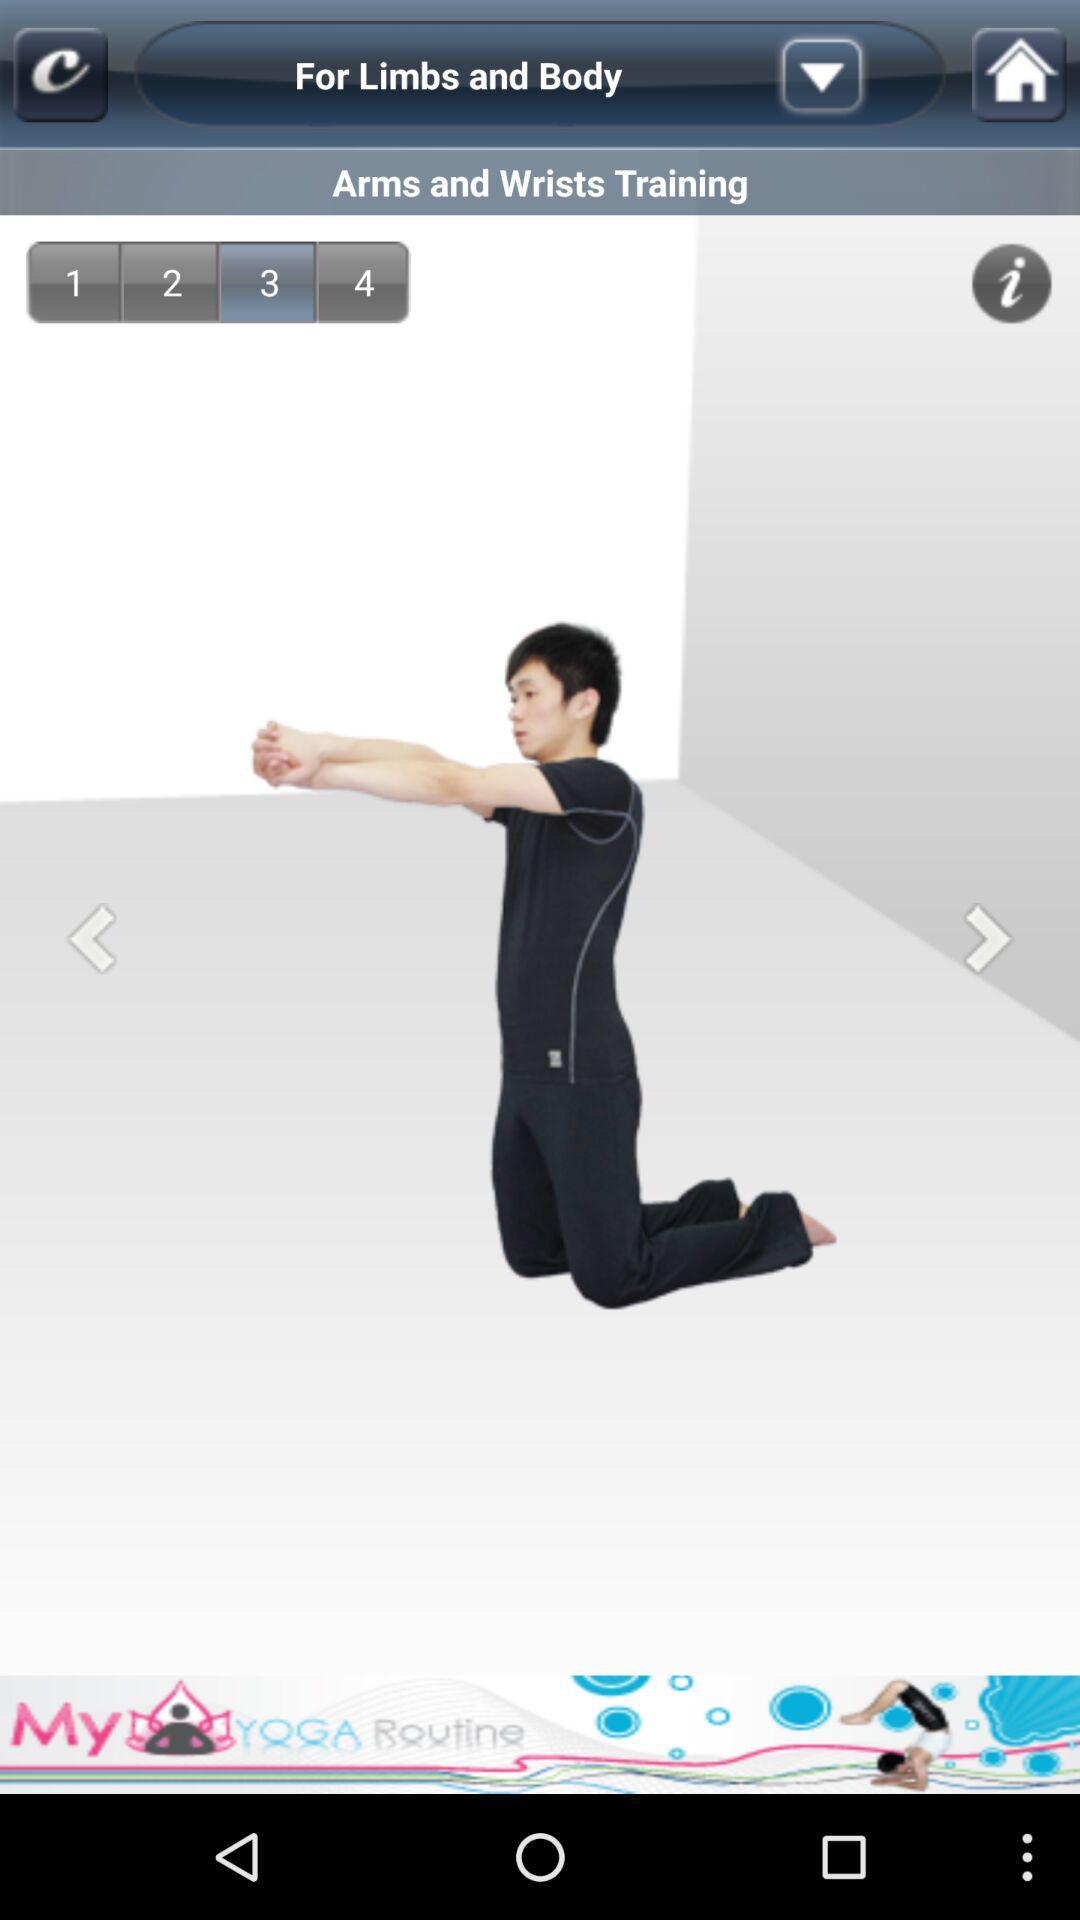 This screenshot has height=1920, width=1080. What do you see at coordinates (1019, 75) in the screenshot?
I see `go home` at bounding box center [1019, 75].